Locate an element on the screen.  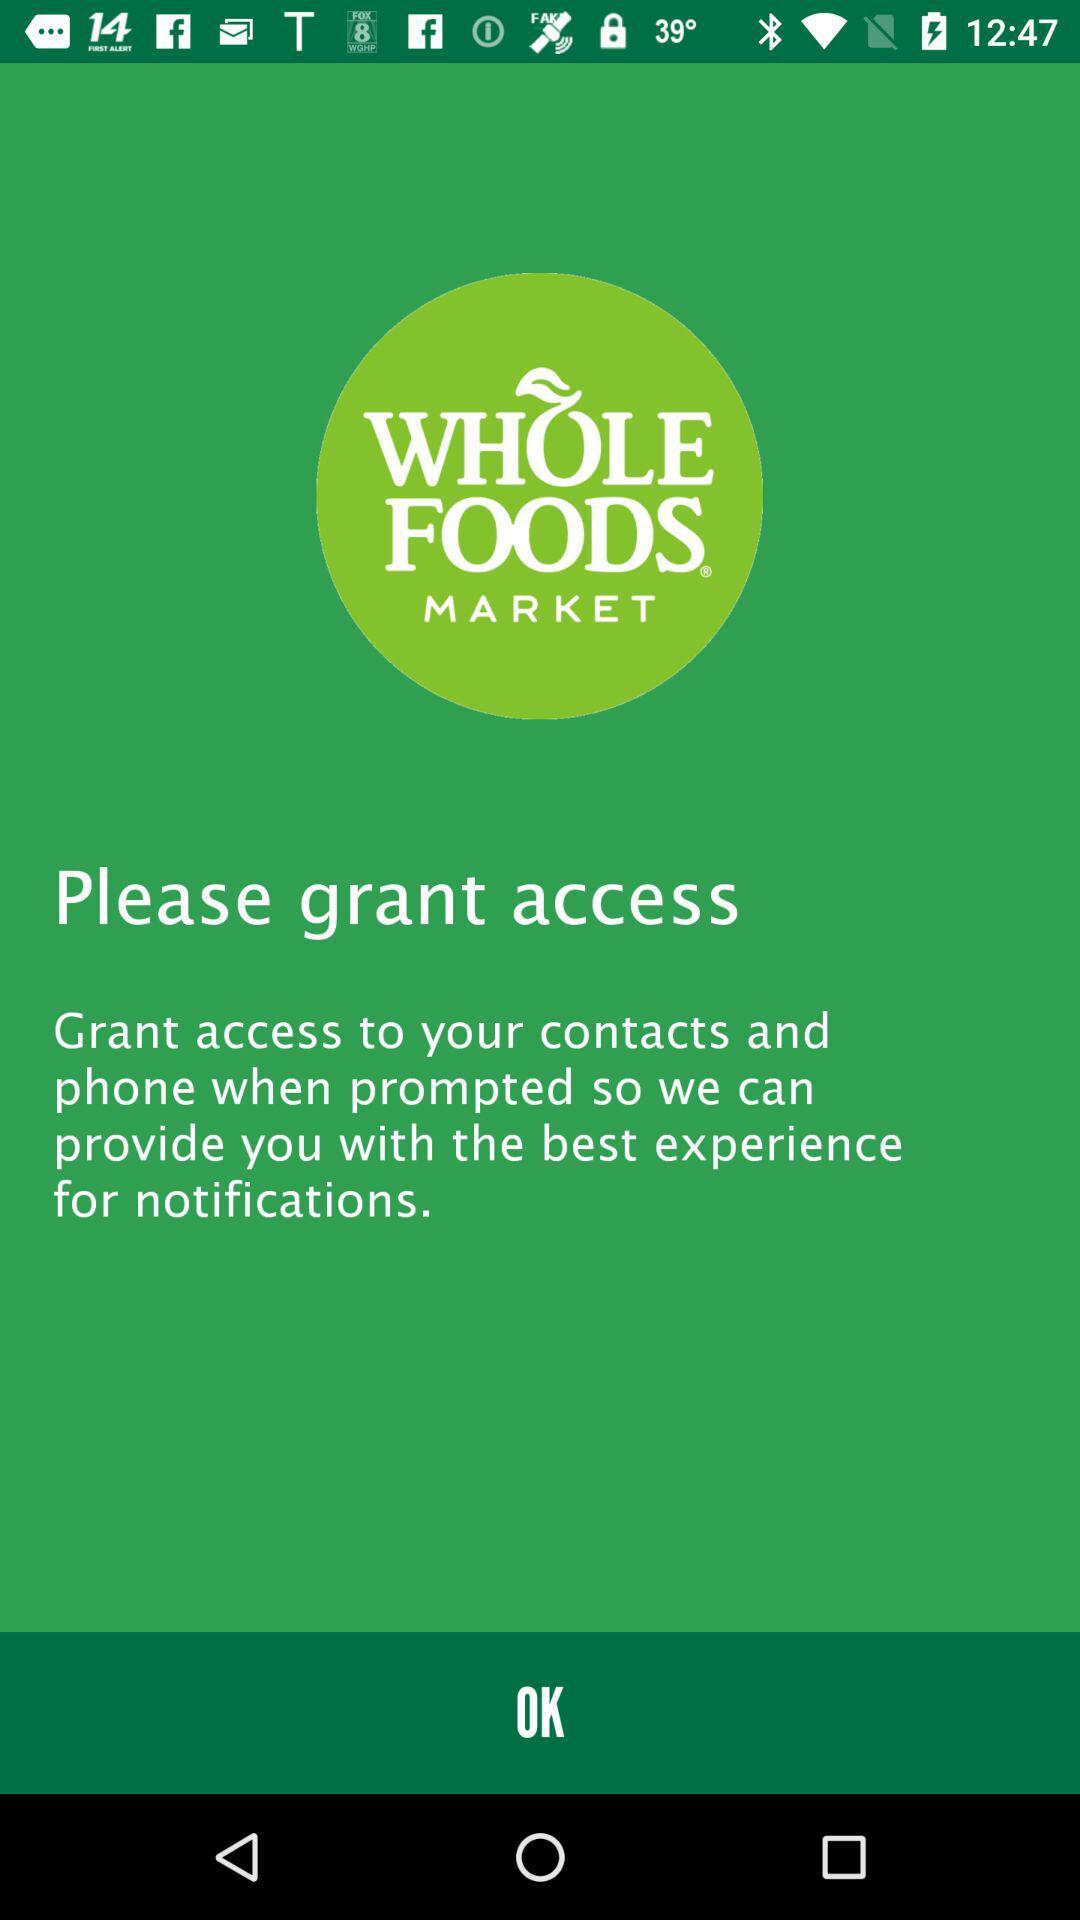
ok icon is located at coordinates (540, 1712).